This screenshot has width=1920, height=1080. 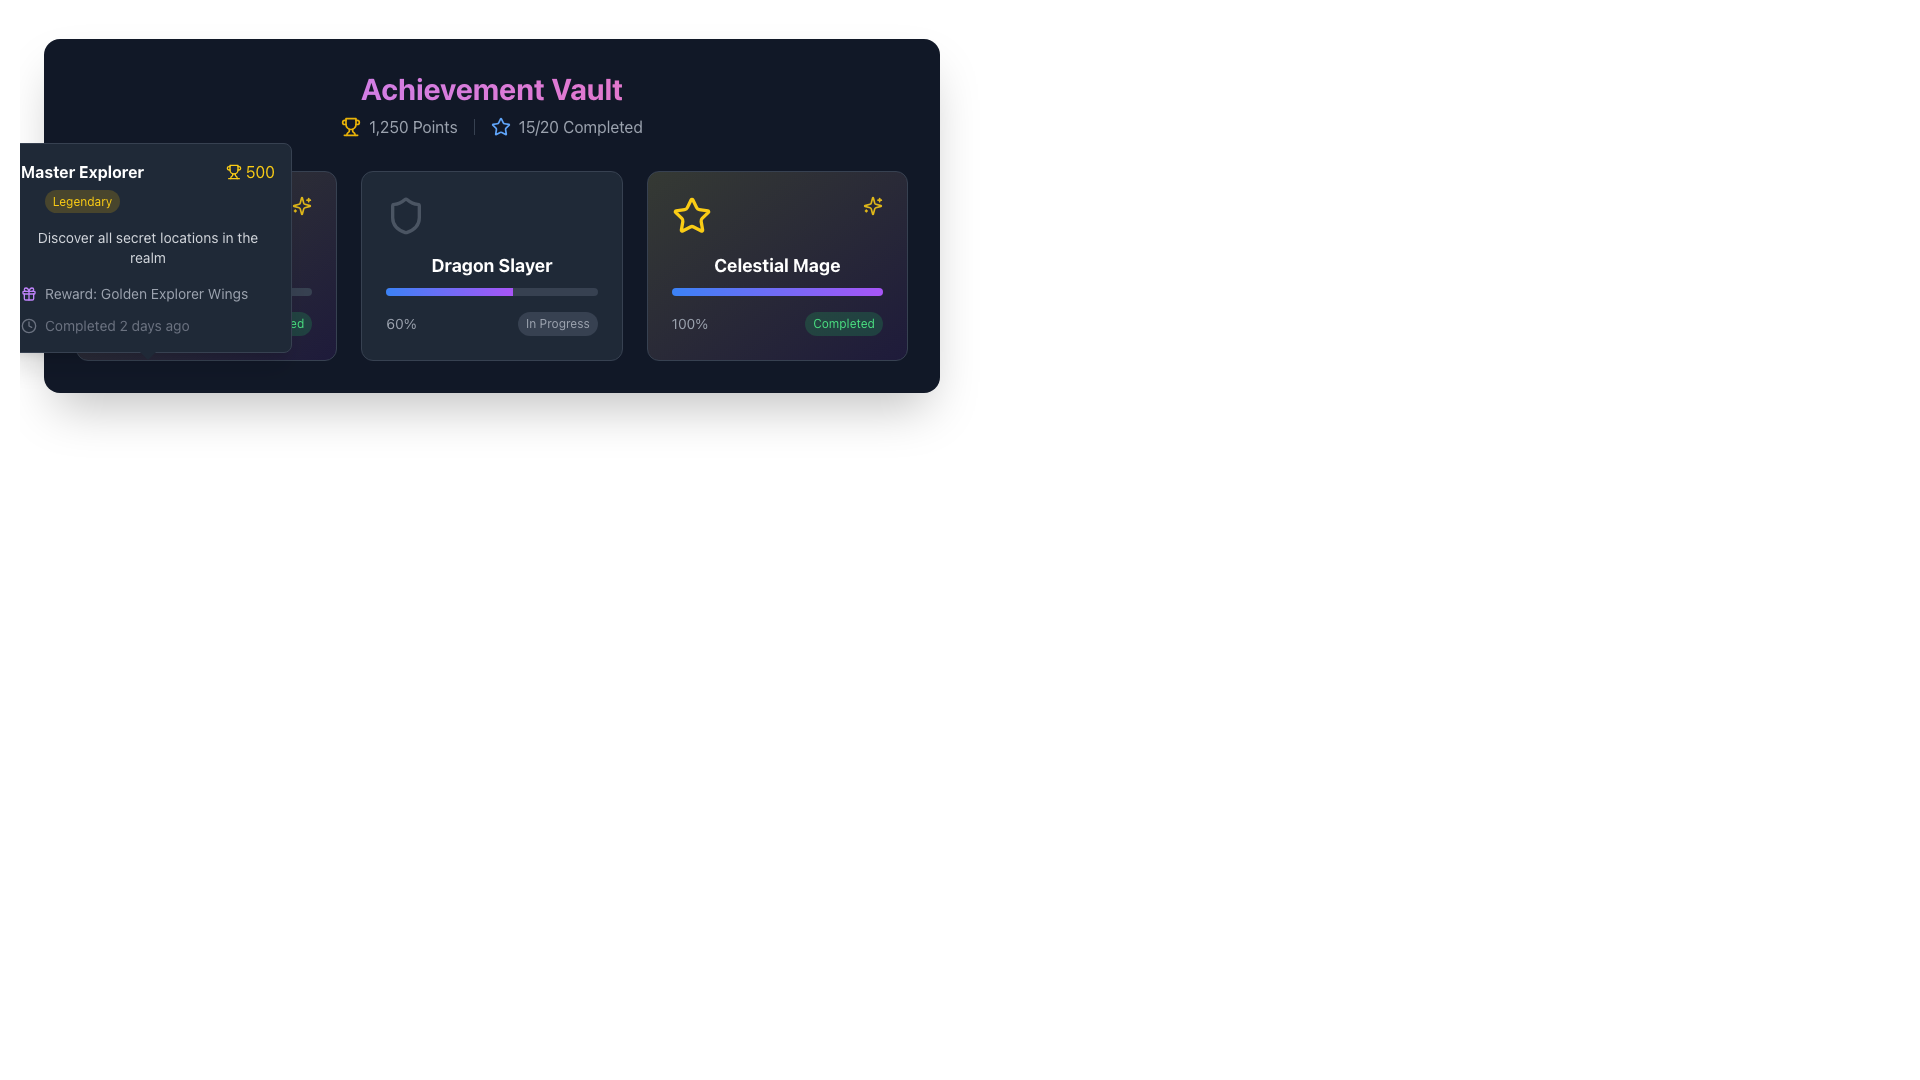 What do you see at coordinates (418, 292) in the screenshot?
I see `progress bar` at bounding box center [418, 292].